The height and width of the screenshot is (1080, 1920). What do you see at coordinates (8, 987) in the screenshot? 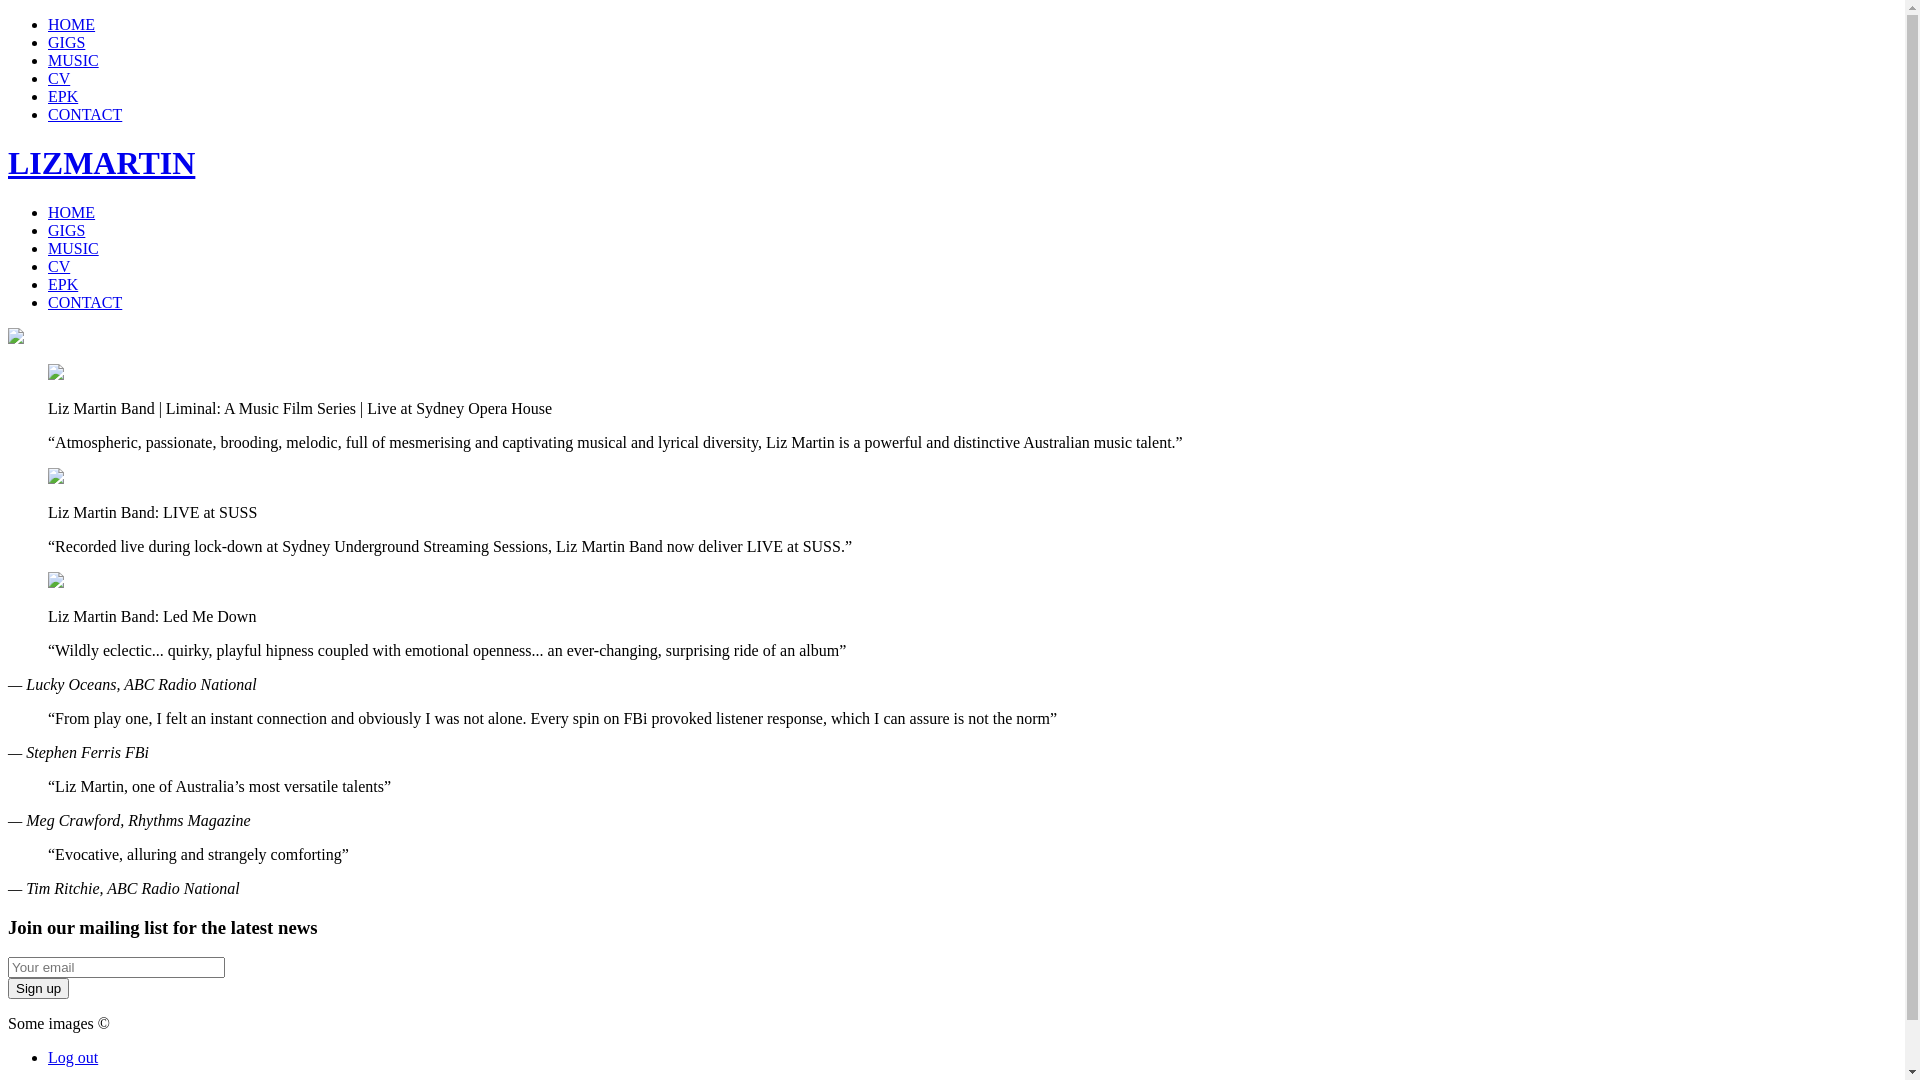
I see `'Sign up'` at bounding box center [8, 987].